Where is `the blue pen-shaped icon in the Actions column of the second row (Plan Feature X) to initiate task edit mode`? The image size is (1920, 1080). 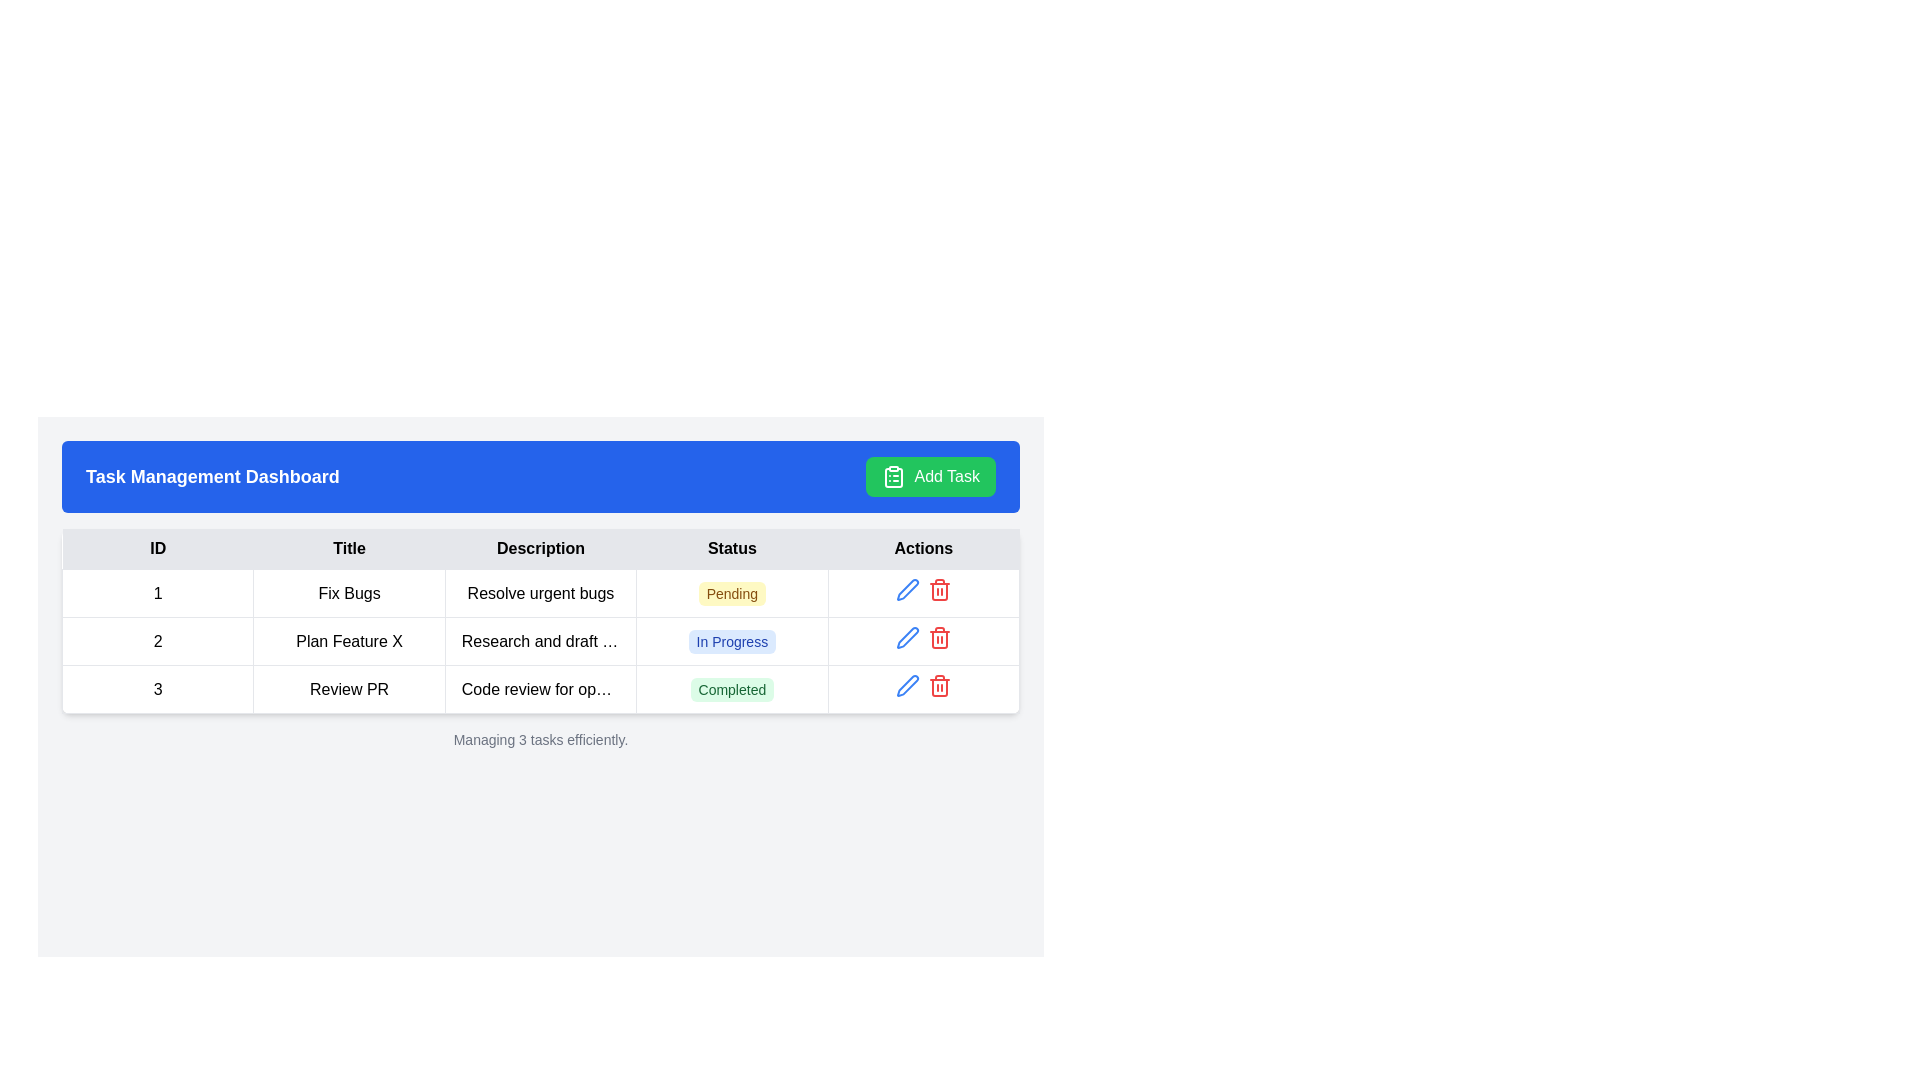
the blue pen-shaped icon in the Actions column of the second row (Plan Feature X) to initiate task edit mode is located at coordinates (906, 685).